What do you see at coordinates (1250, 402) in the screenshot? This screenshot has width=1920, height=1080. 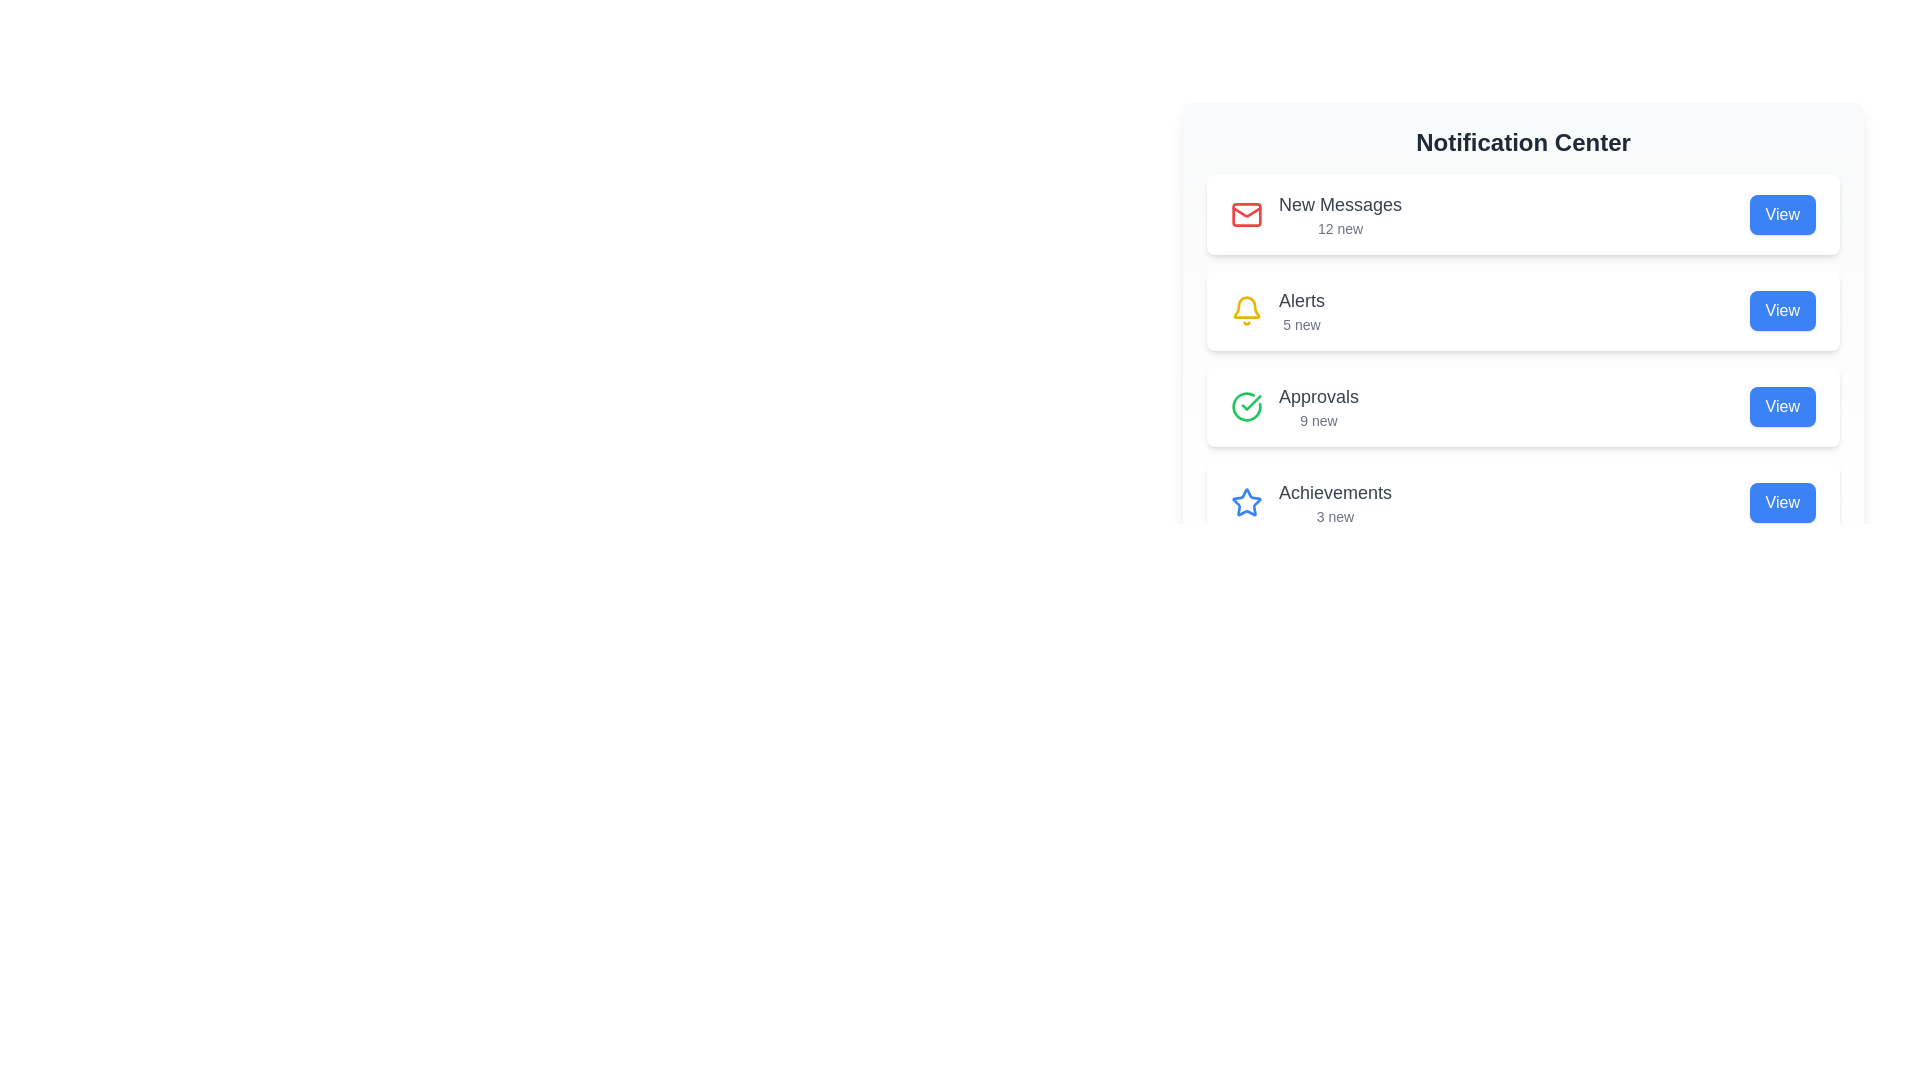 I see `the green checkmark icon inside the circular boundary in the 'Approvals' section of the notification card layout` at bounding box center [1250, 402].